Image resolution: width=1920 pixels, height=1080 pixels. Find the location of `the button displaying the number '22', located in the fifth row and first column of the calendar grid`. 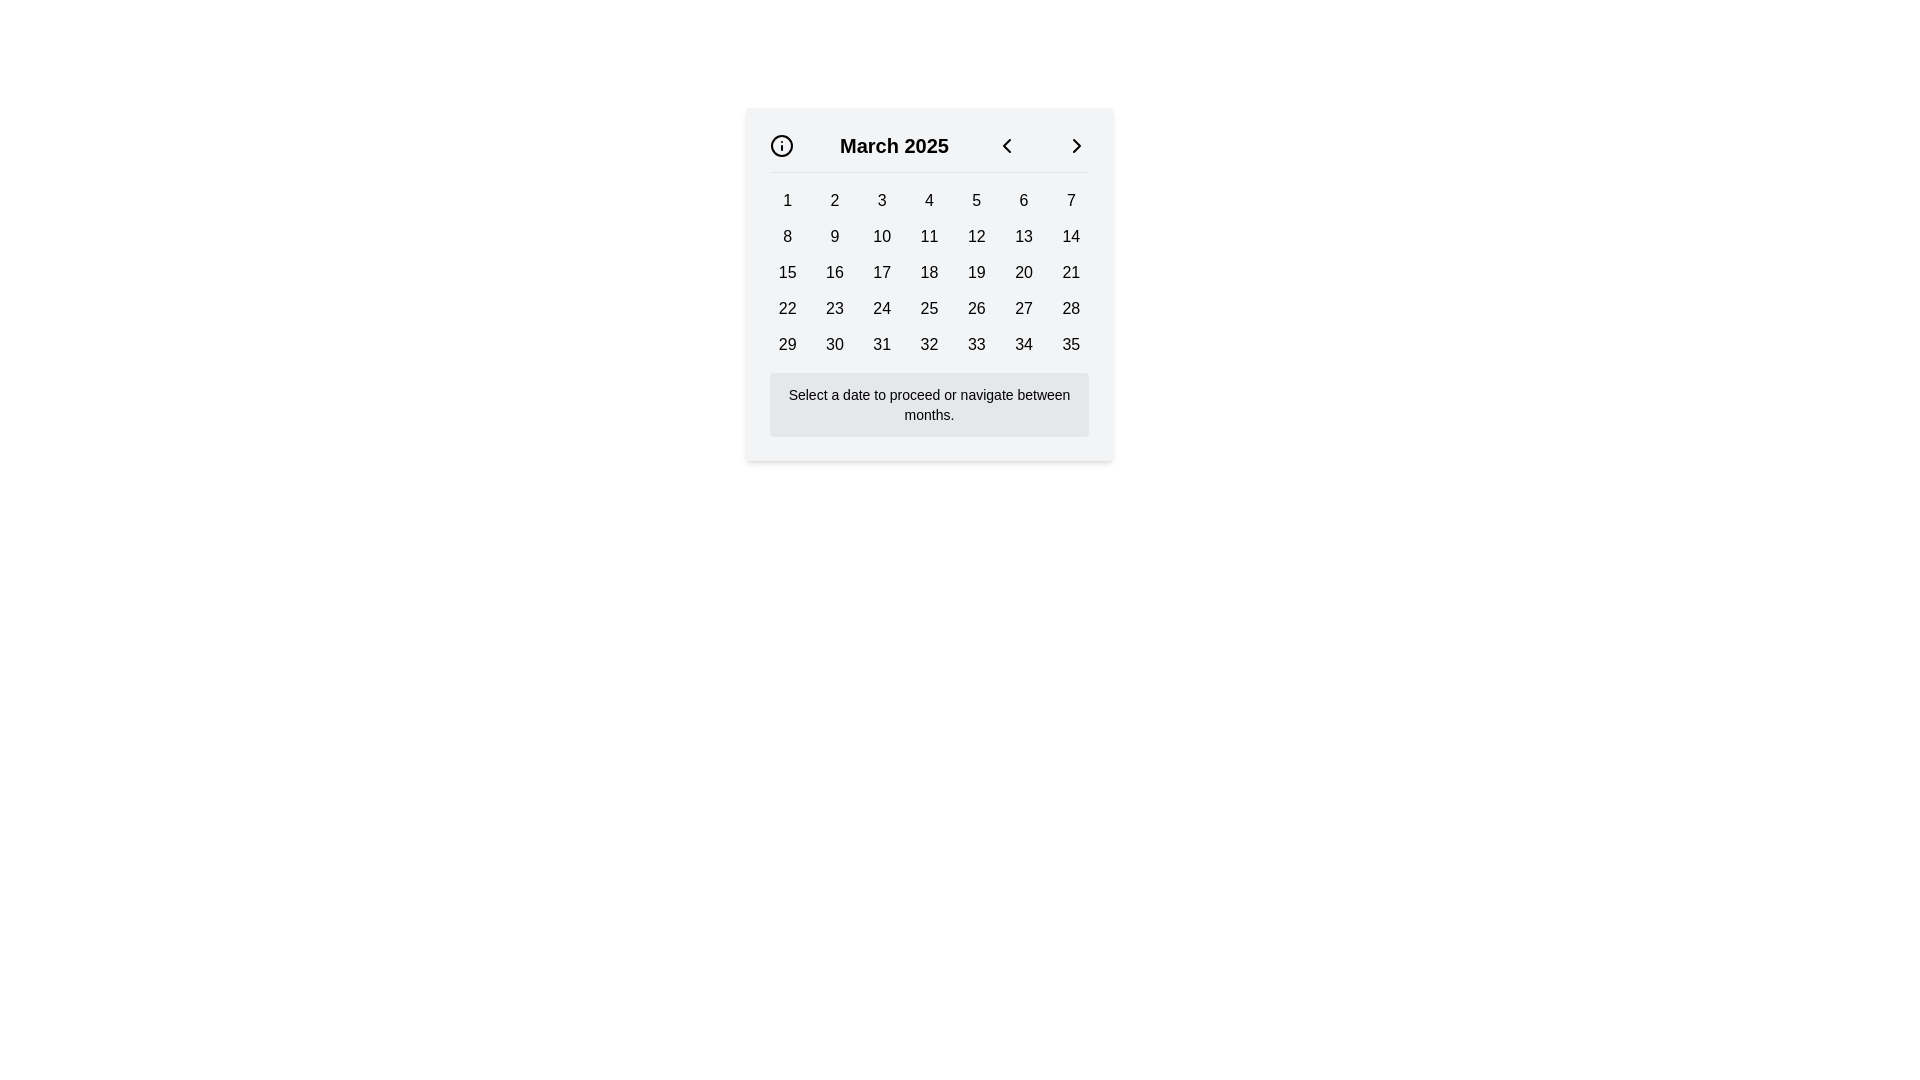

the button displaying the number '22', located in the fifth row and first column of the calendar grid is located at coordinates (786, 308).